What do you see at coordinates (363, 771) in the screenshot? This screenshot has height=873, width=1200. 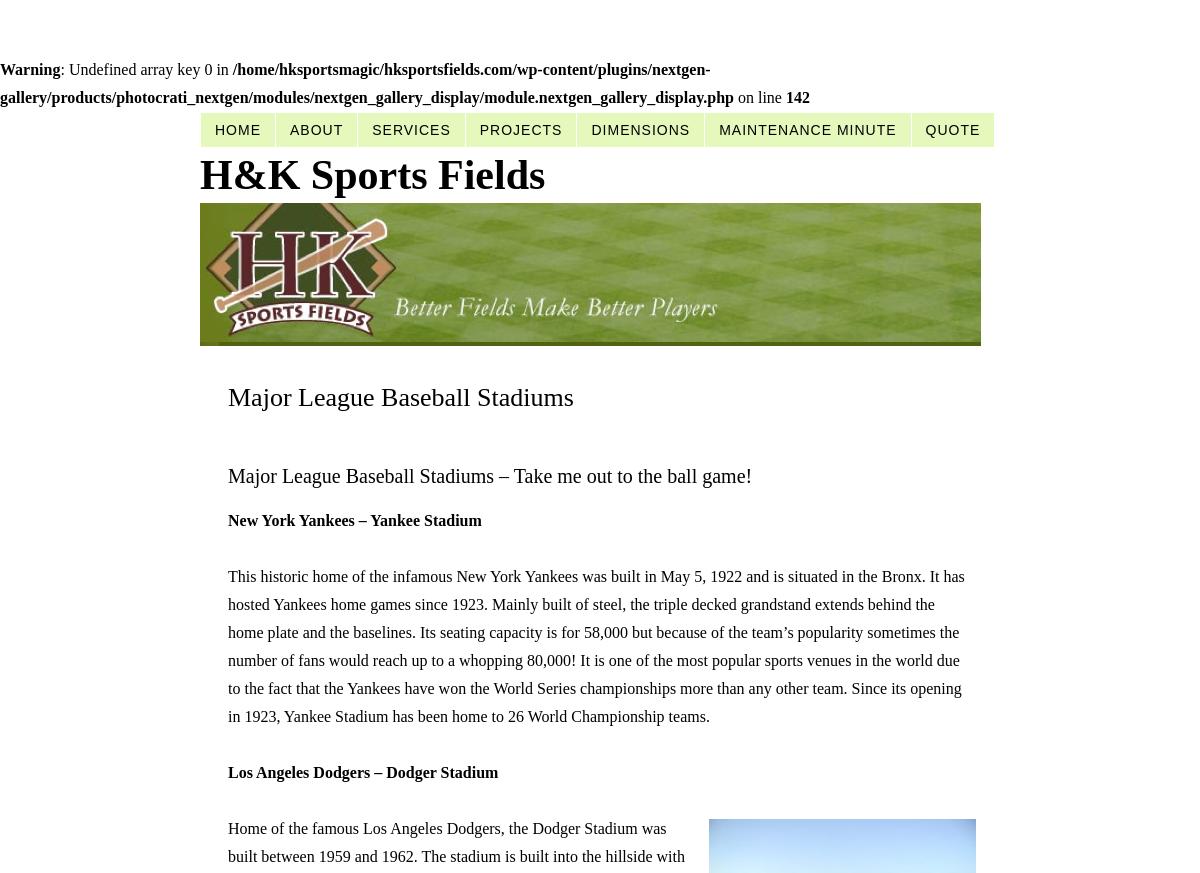 I see `'Los Angeles Dodgers – Dodger Stadium'` at bounding box center [363, 771].